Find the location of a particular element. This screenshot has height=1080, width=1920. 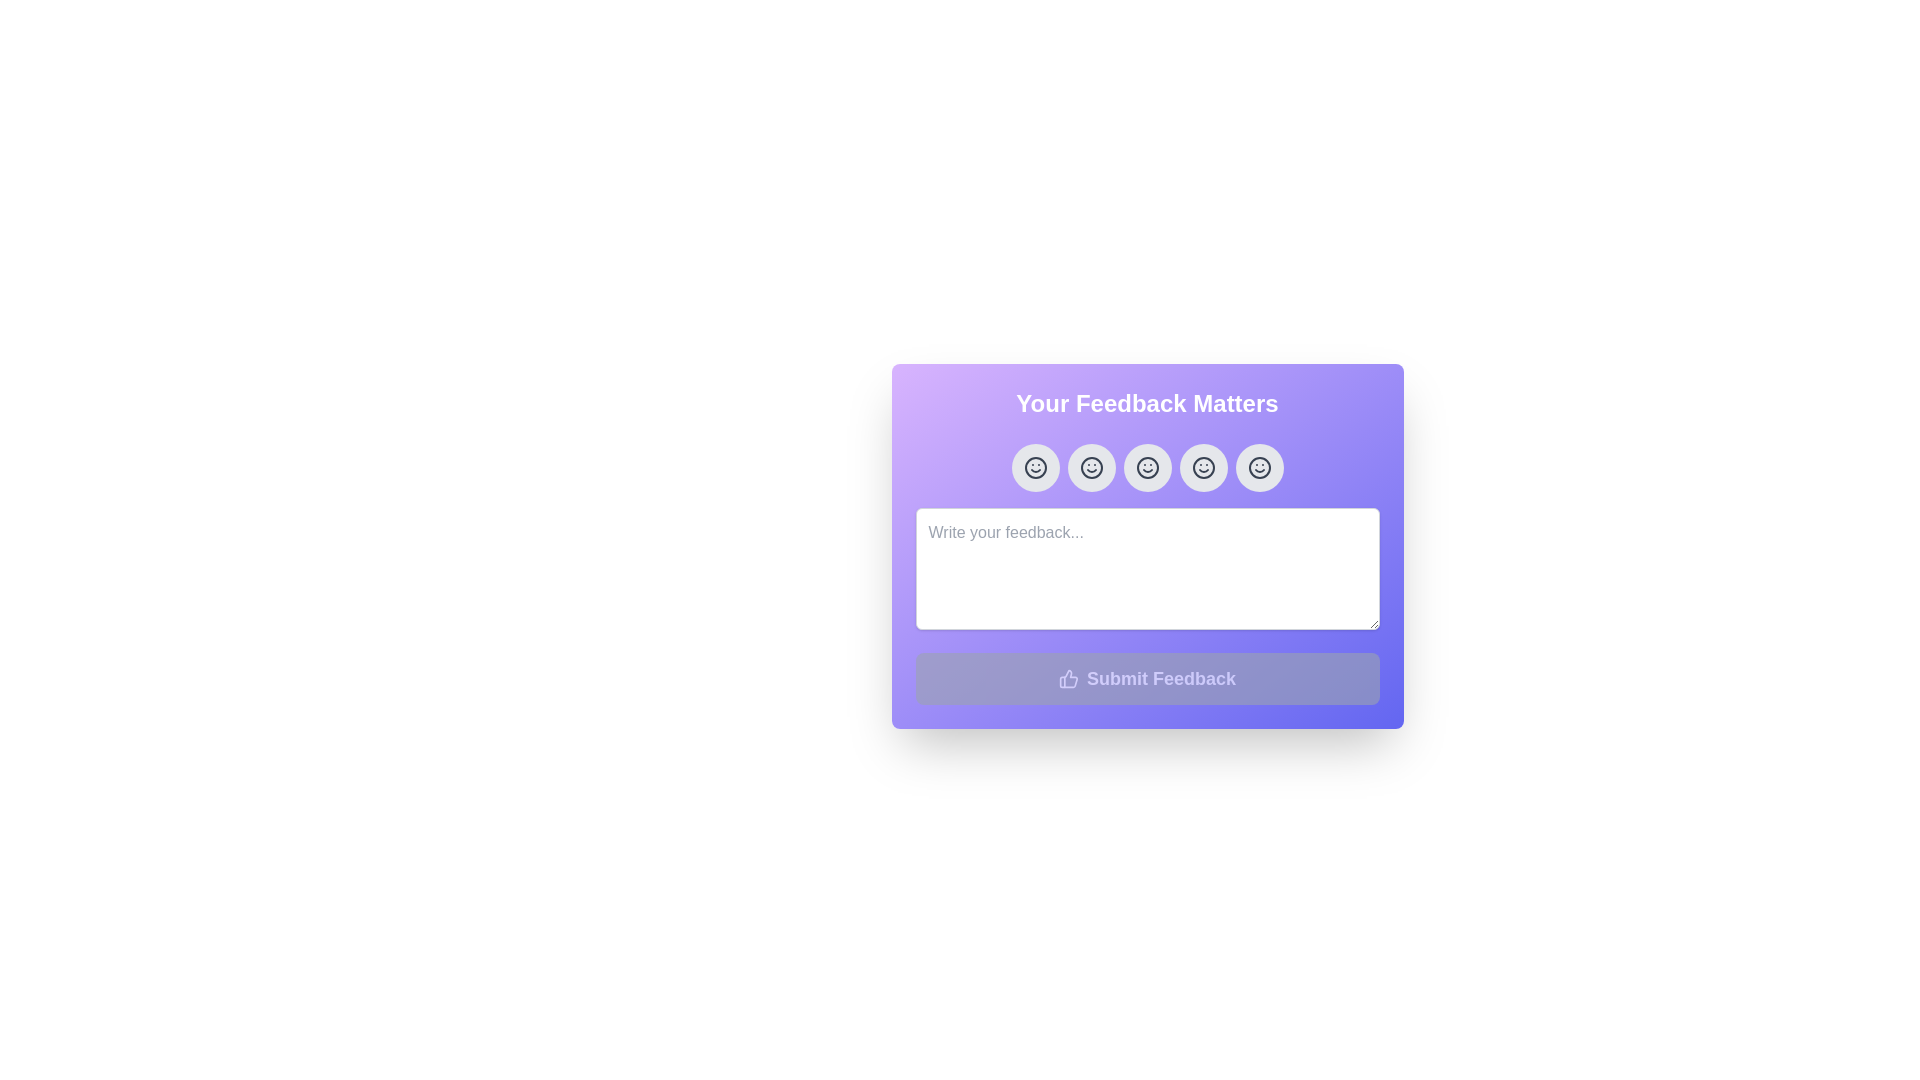

the fourth smiley face icon representing 'very happy' is located at coordinates (1202, 467).